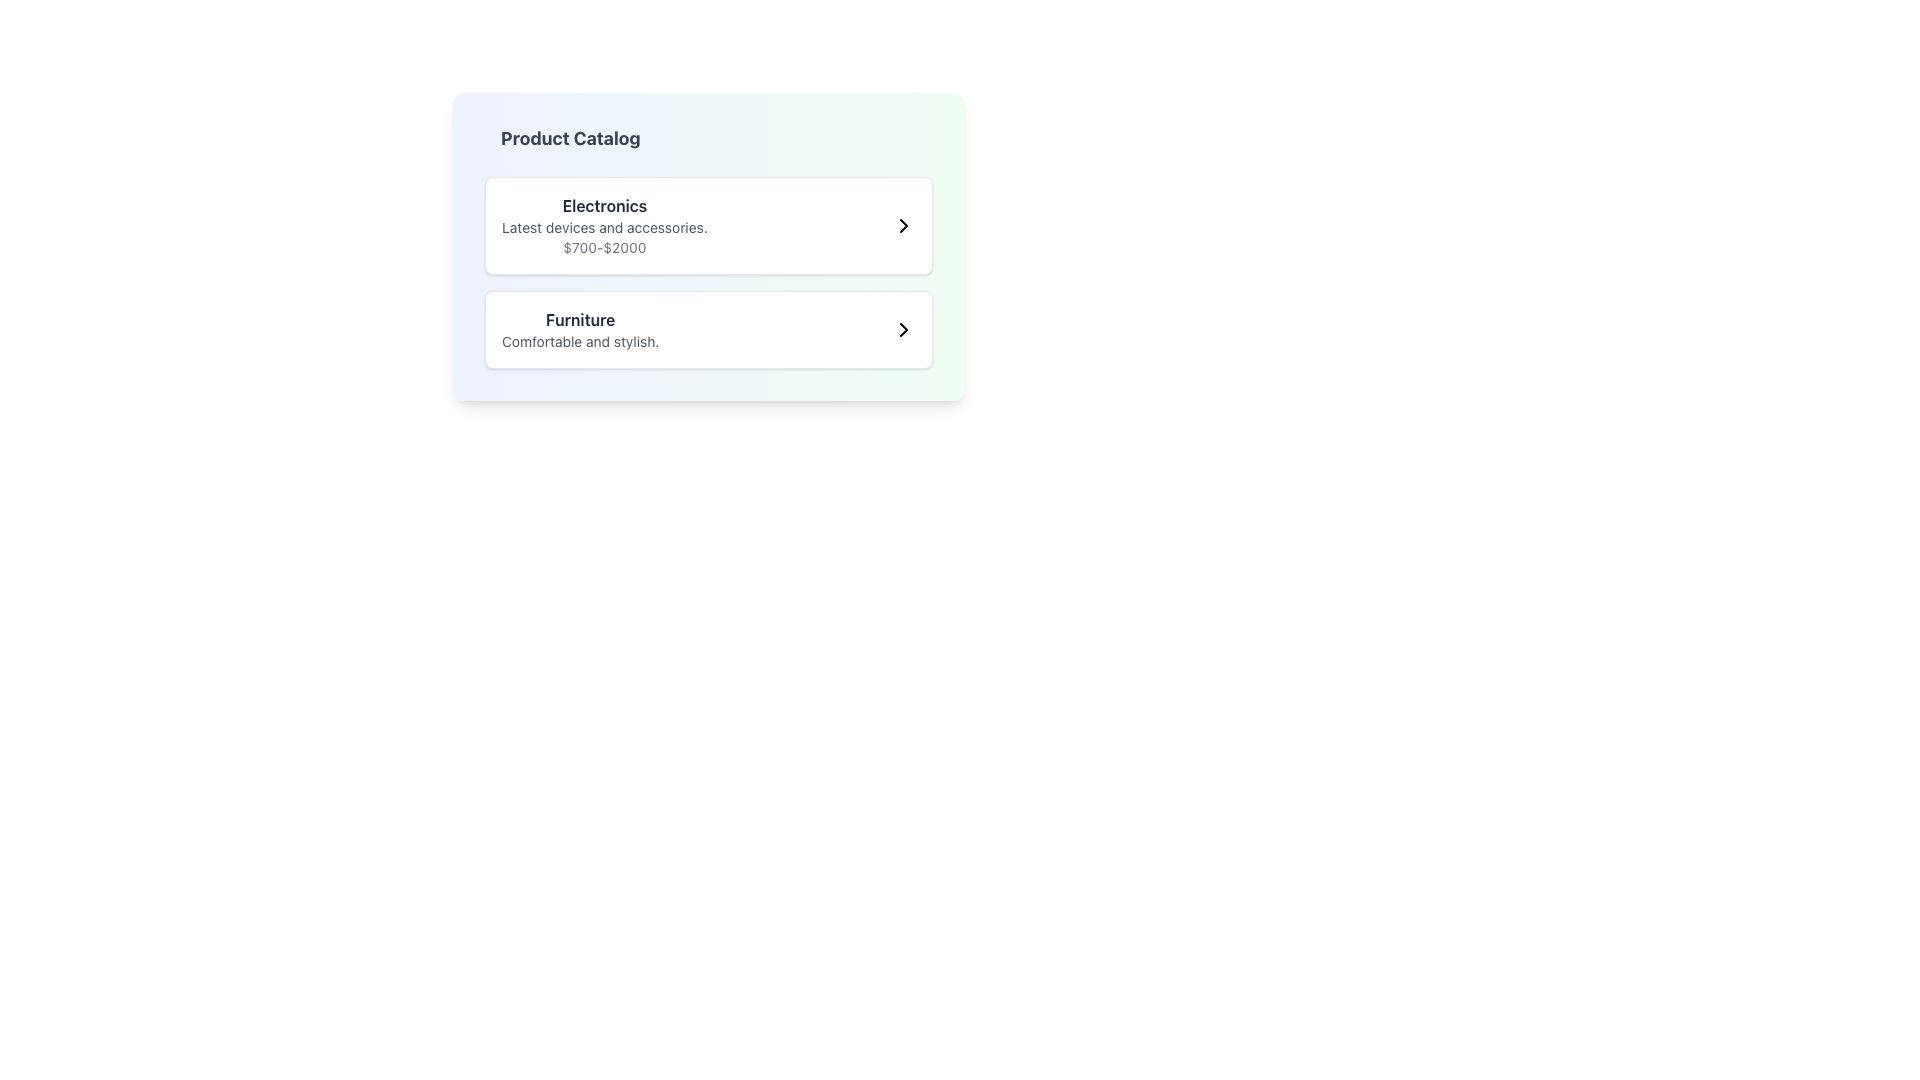  Describe the element at coordinates (603, 246) in the screenshot. I see `price information text for the electronics category, located below 'Latest devices and accessories' within the product catalog card layout` at that location.